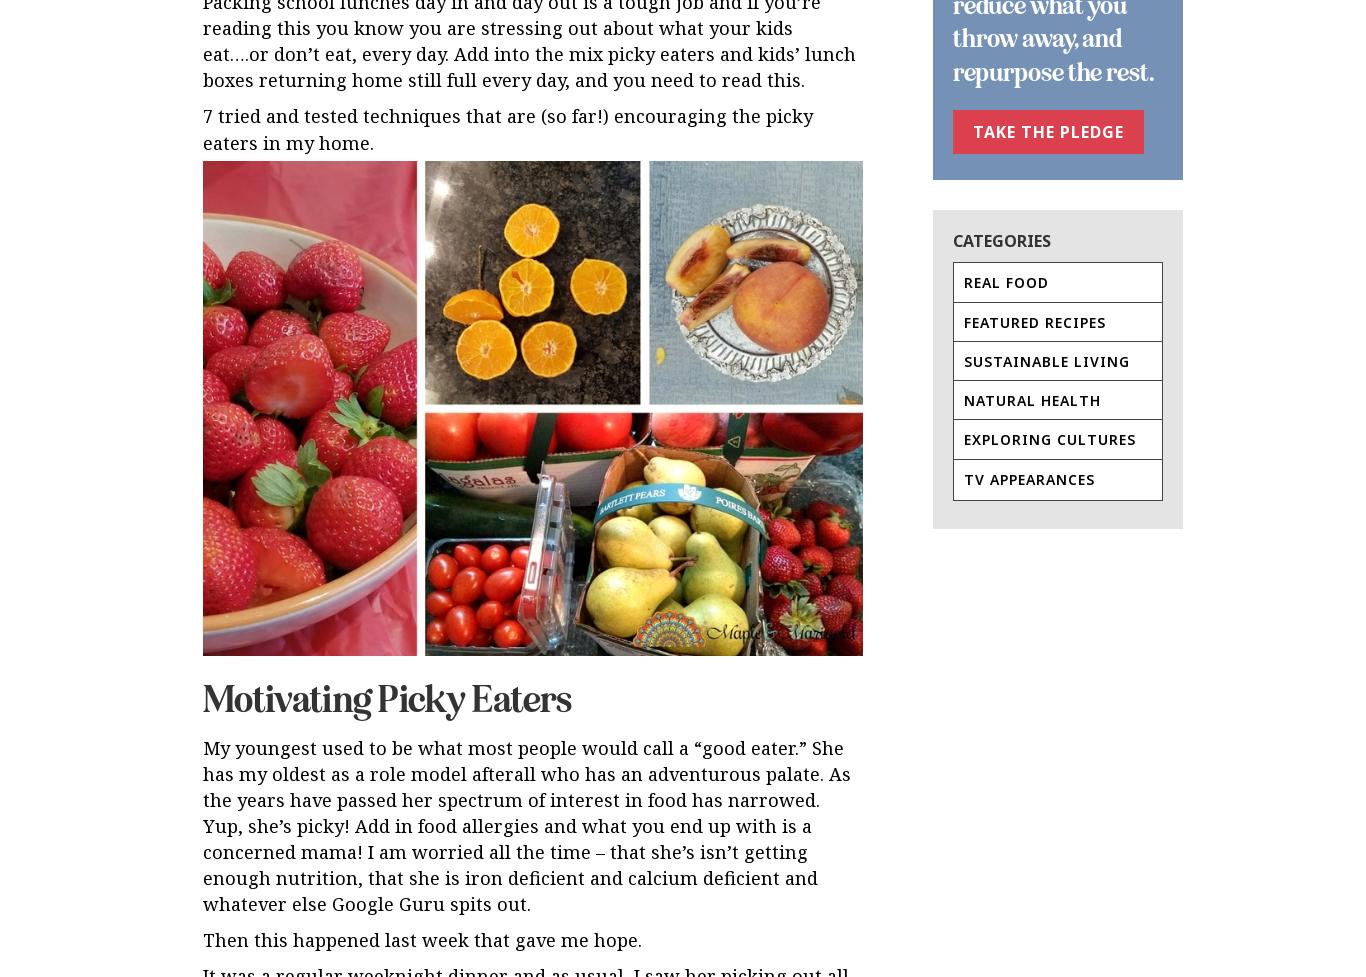 The height and width of the screenshot is (977, 1366). Describe the element at coordinates (1028, 478) in the screenshot. I see `'TV Appearances'` at that location.